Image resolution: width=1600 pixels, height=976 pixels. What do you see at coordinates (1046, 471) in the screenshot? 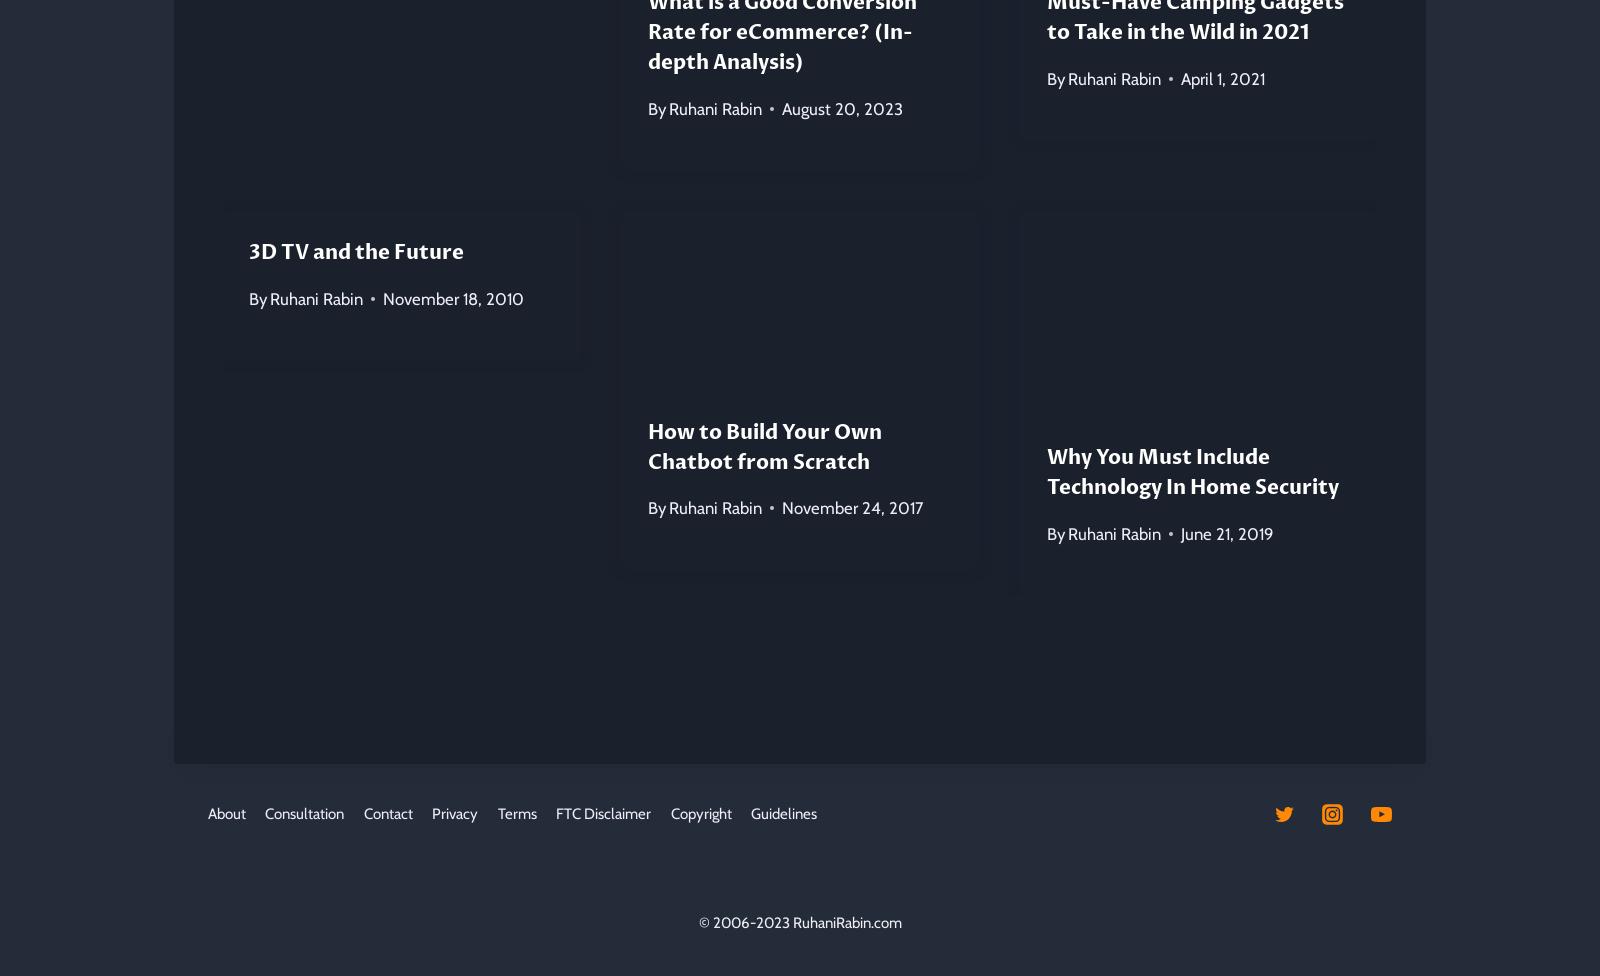
I see `'Why You Must Include Technology In Home Security'` at bounding box center [1046, 471].